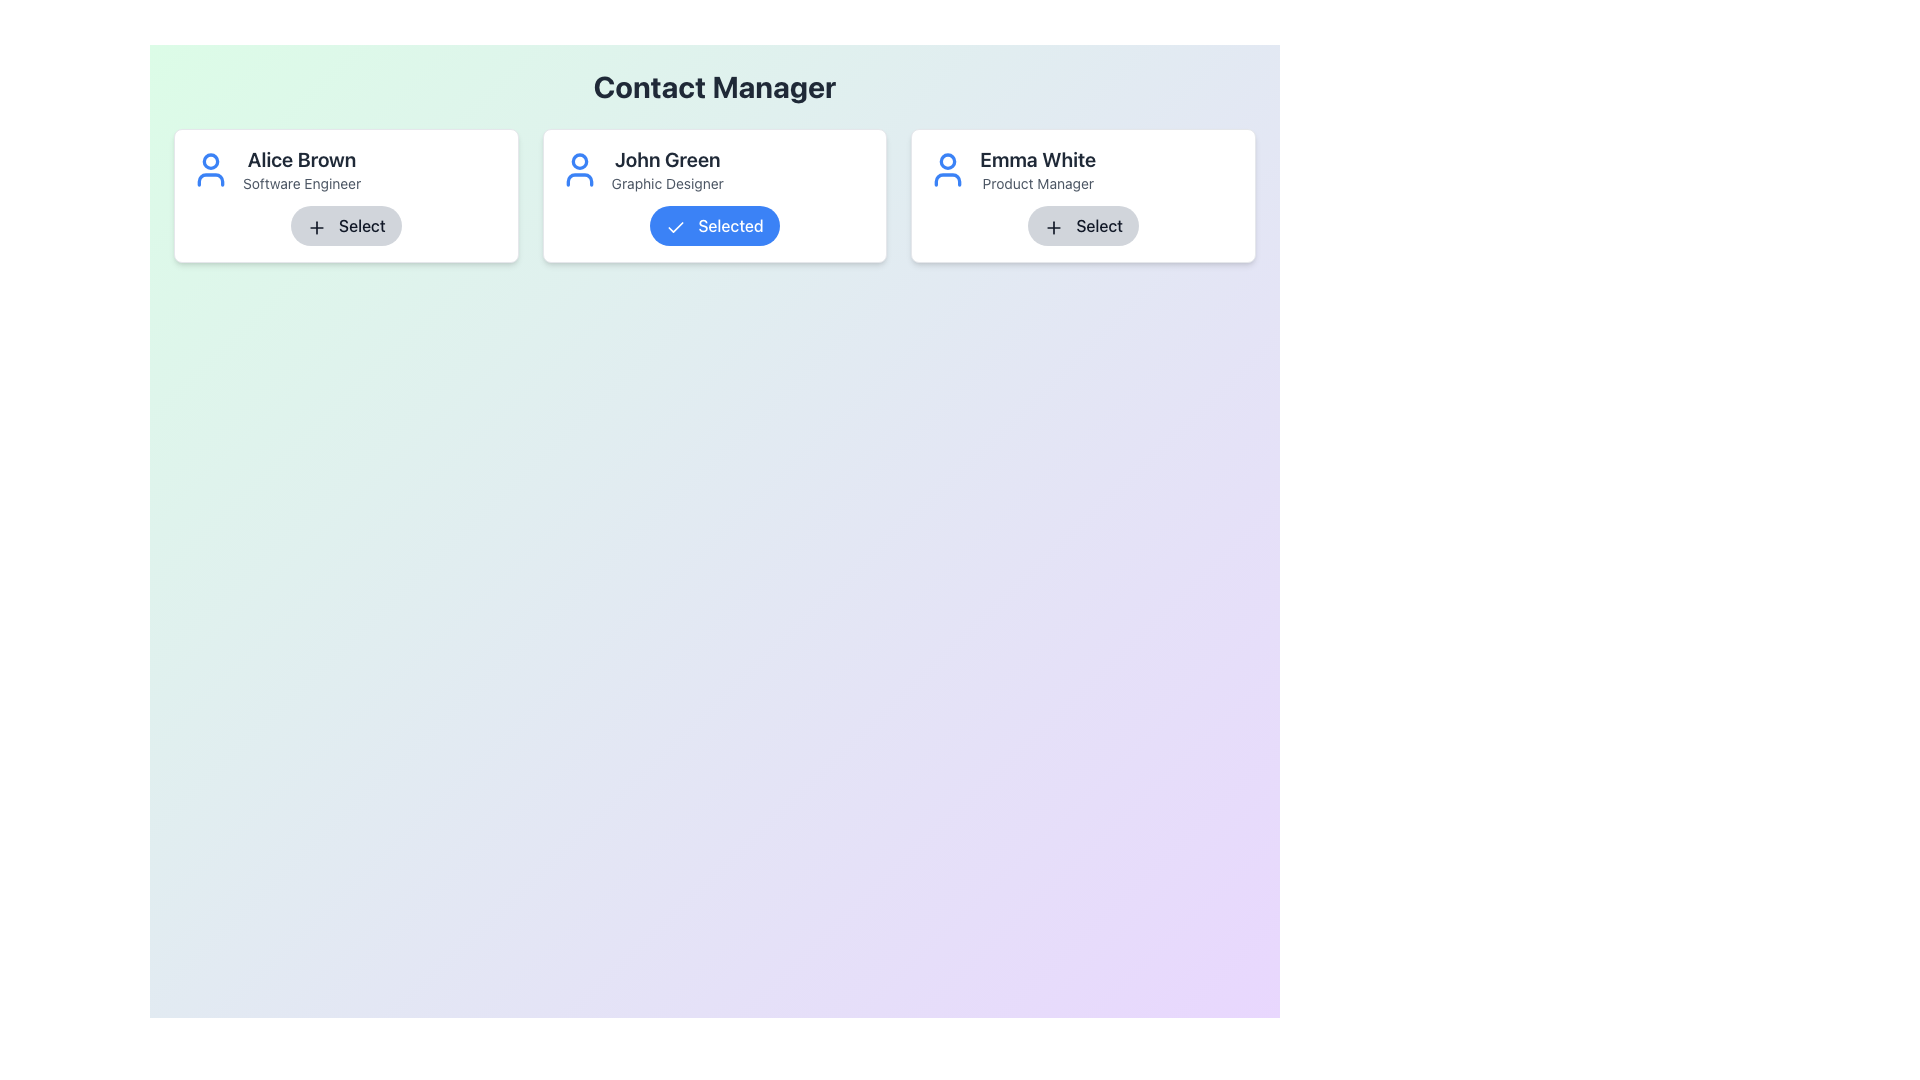 The width and height of the screenshot is (1920, 1080). Describe the element at coordinates (947, 168) in the screenshot. I see `the user avatar icon with a blue outline, located in the upper section of the card labeled 'Emma White' and 'Product Manager' in the far-right card of a three-card layout` at that location.